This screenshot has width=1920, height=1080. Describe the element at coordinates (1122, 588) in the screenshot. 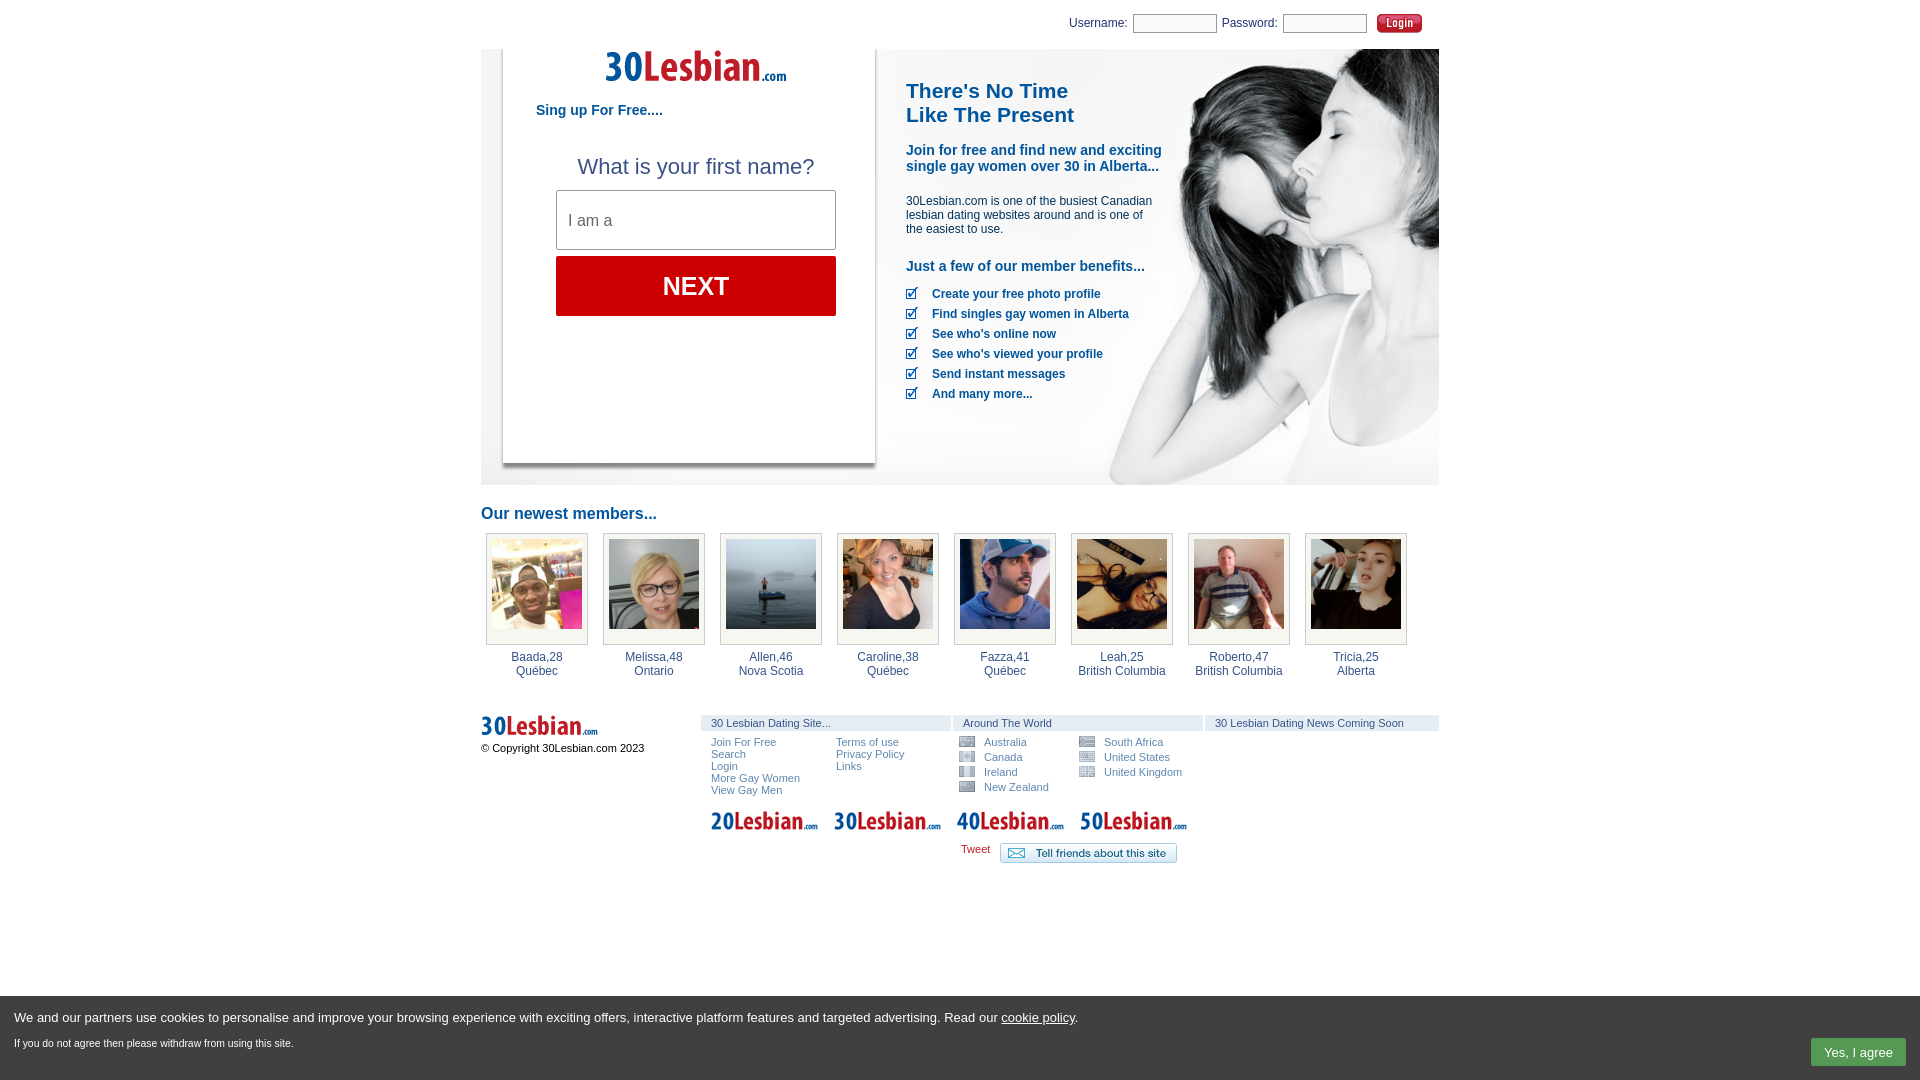

I see `'Leah, 25 from Kamloops, British Columbia'` at that location.